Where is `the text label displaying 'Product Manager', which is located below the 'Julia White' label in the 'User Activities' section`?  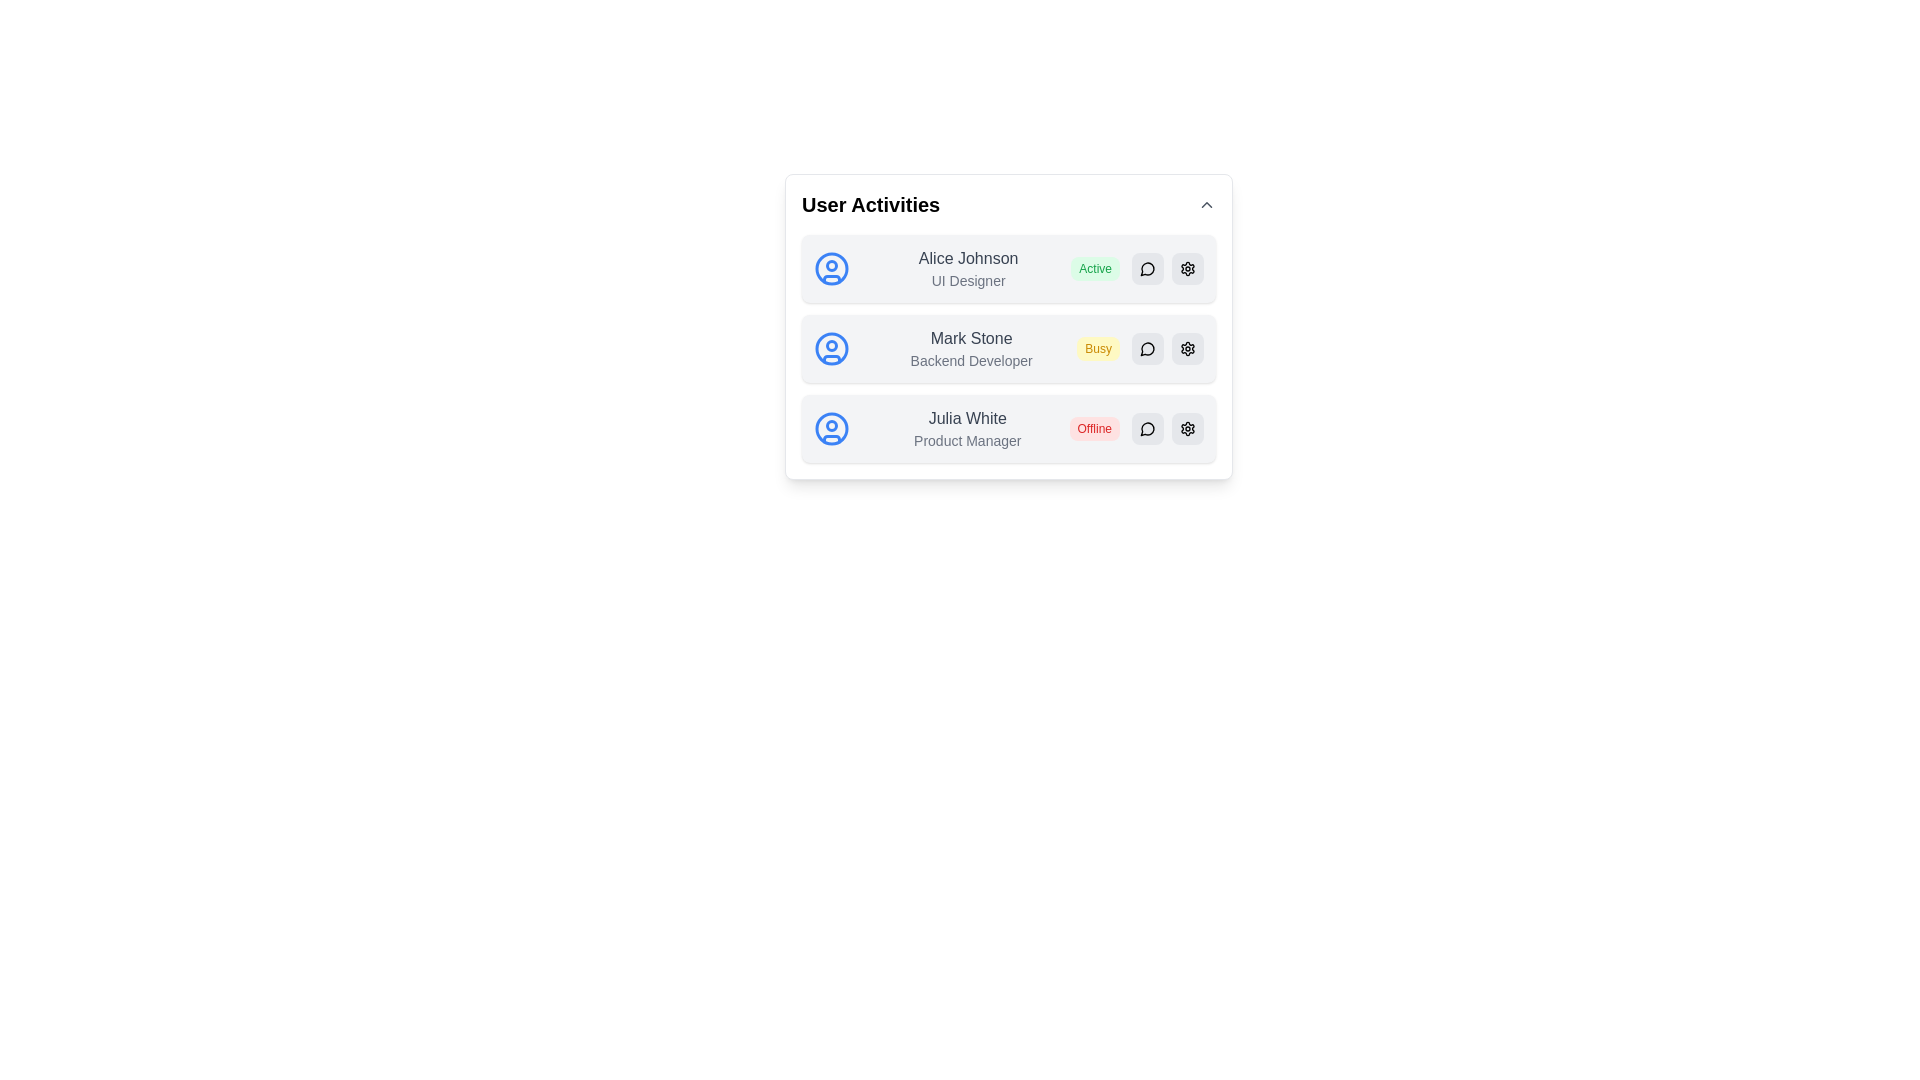 the text label displaying 'Product Manager', which is located below the 'Julia White' label in the 'User Activities' section is located at coordinates (967, 439).